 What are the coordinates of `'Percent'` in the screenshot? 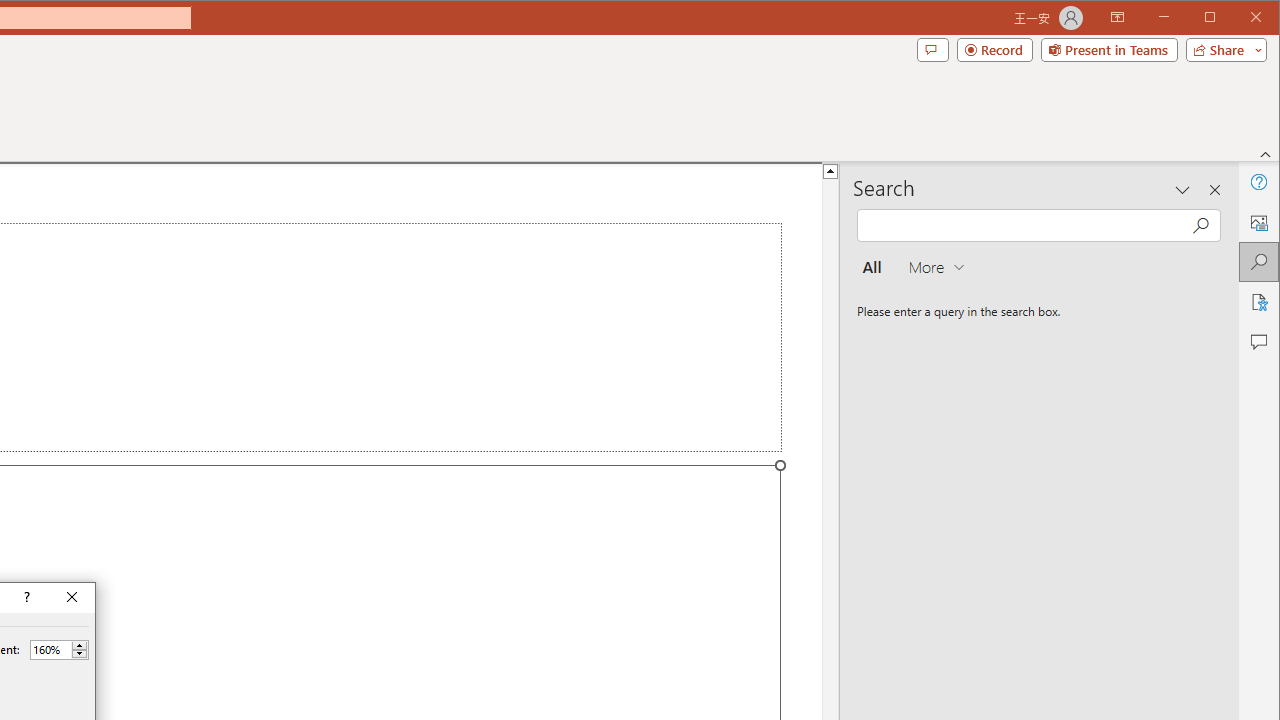 It's located at (59, 650).